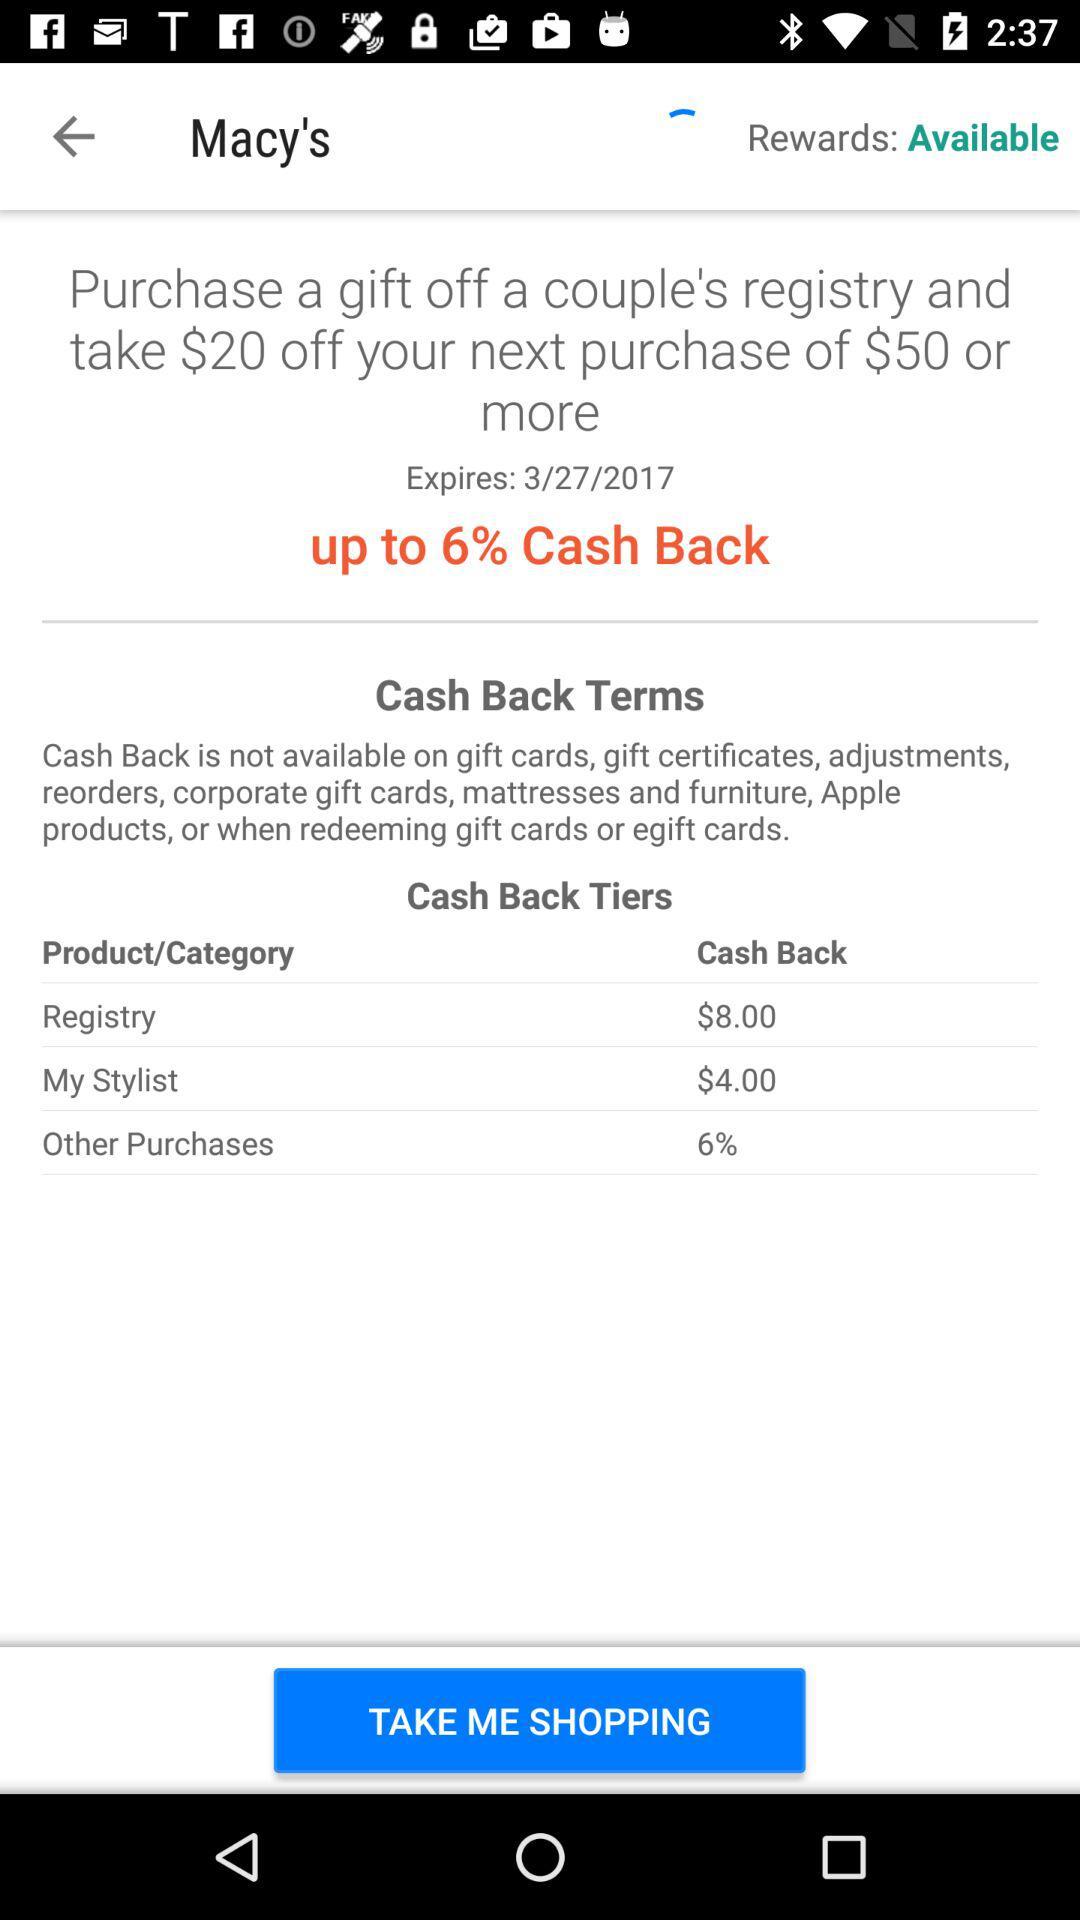  What do you see at coordinates (72, 135) in the screenshot?
I see `item to the left of macy's item` at bounding box center [72, 135].